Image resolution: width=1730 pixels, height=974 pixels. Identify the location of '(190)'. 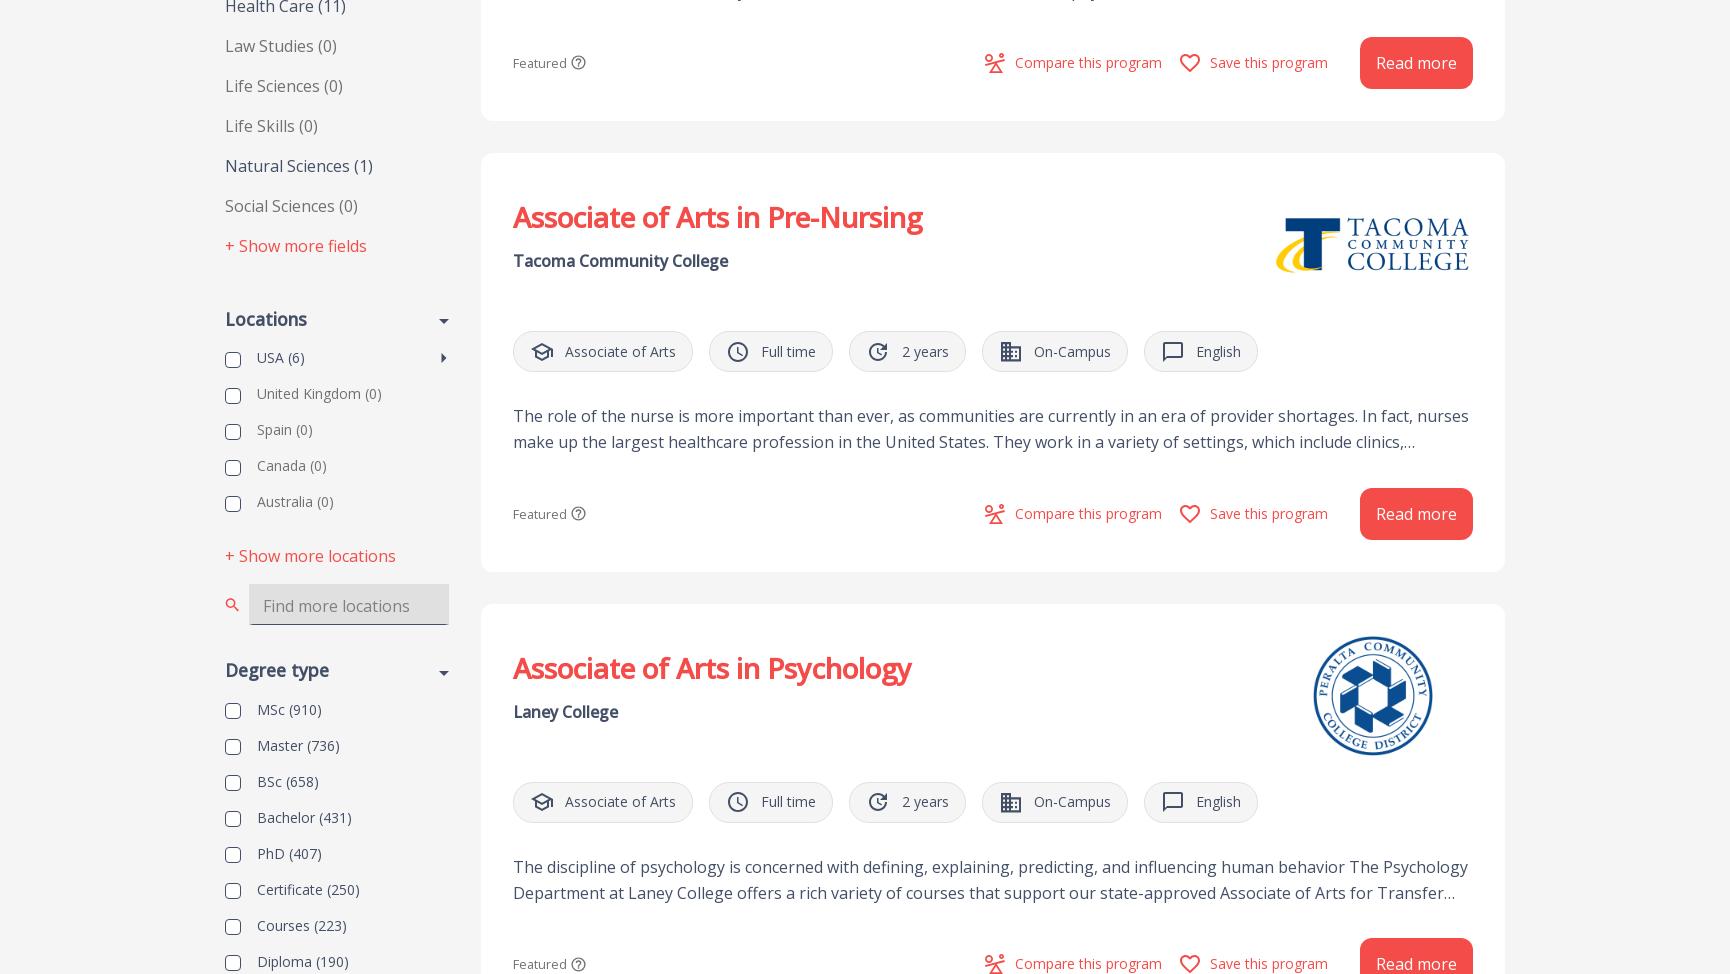
(332, 959).